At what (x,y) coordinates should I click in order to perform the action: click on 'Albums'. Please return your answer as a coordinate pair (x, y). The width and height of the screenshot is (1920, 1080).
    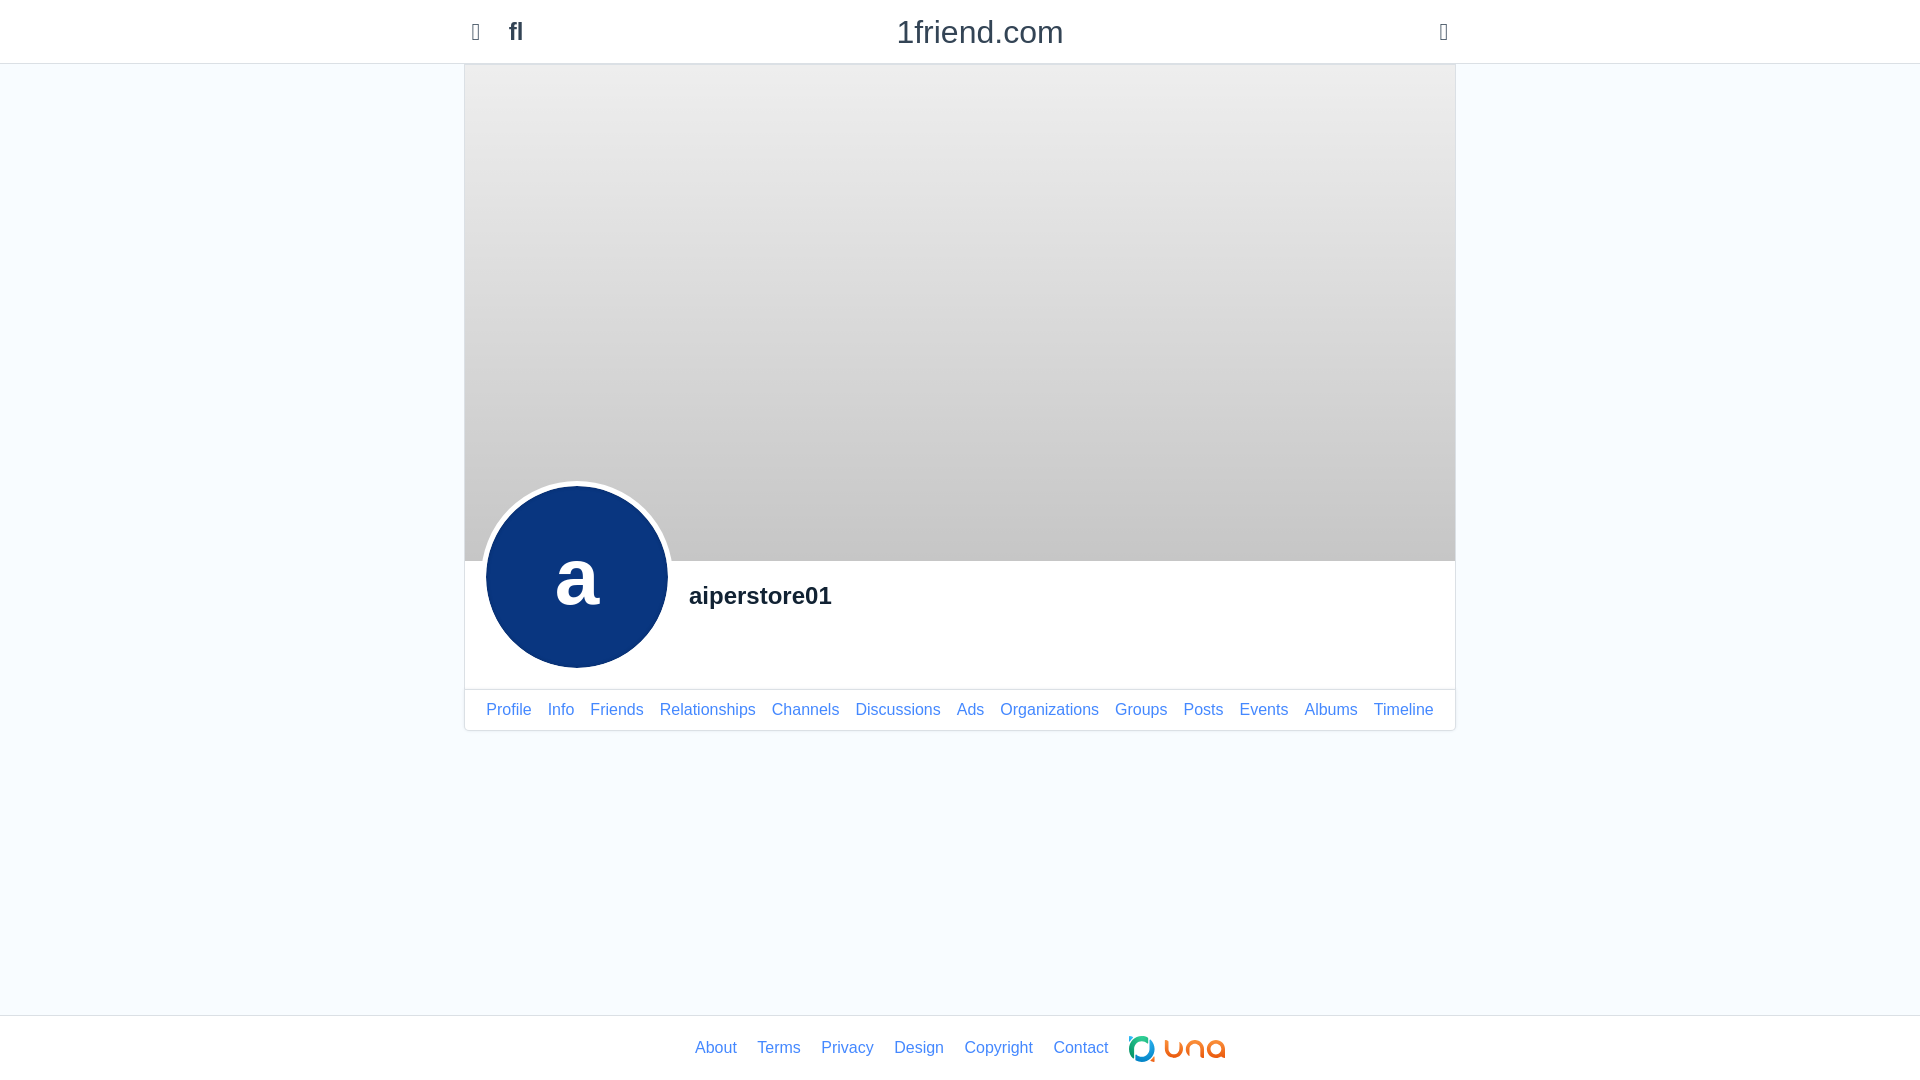
    Looking at the image, I should click on (1330, 708).